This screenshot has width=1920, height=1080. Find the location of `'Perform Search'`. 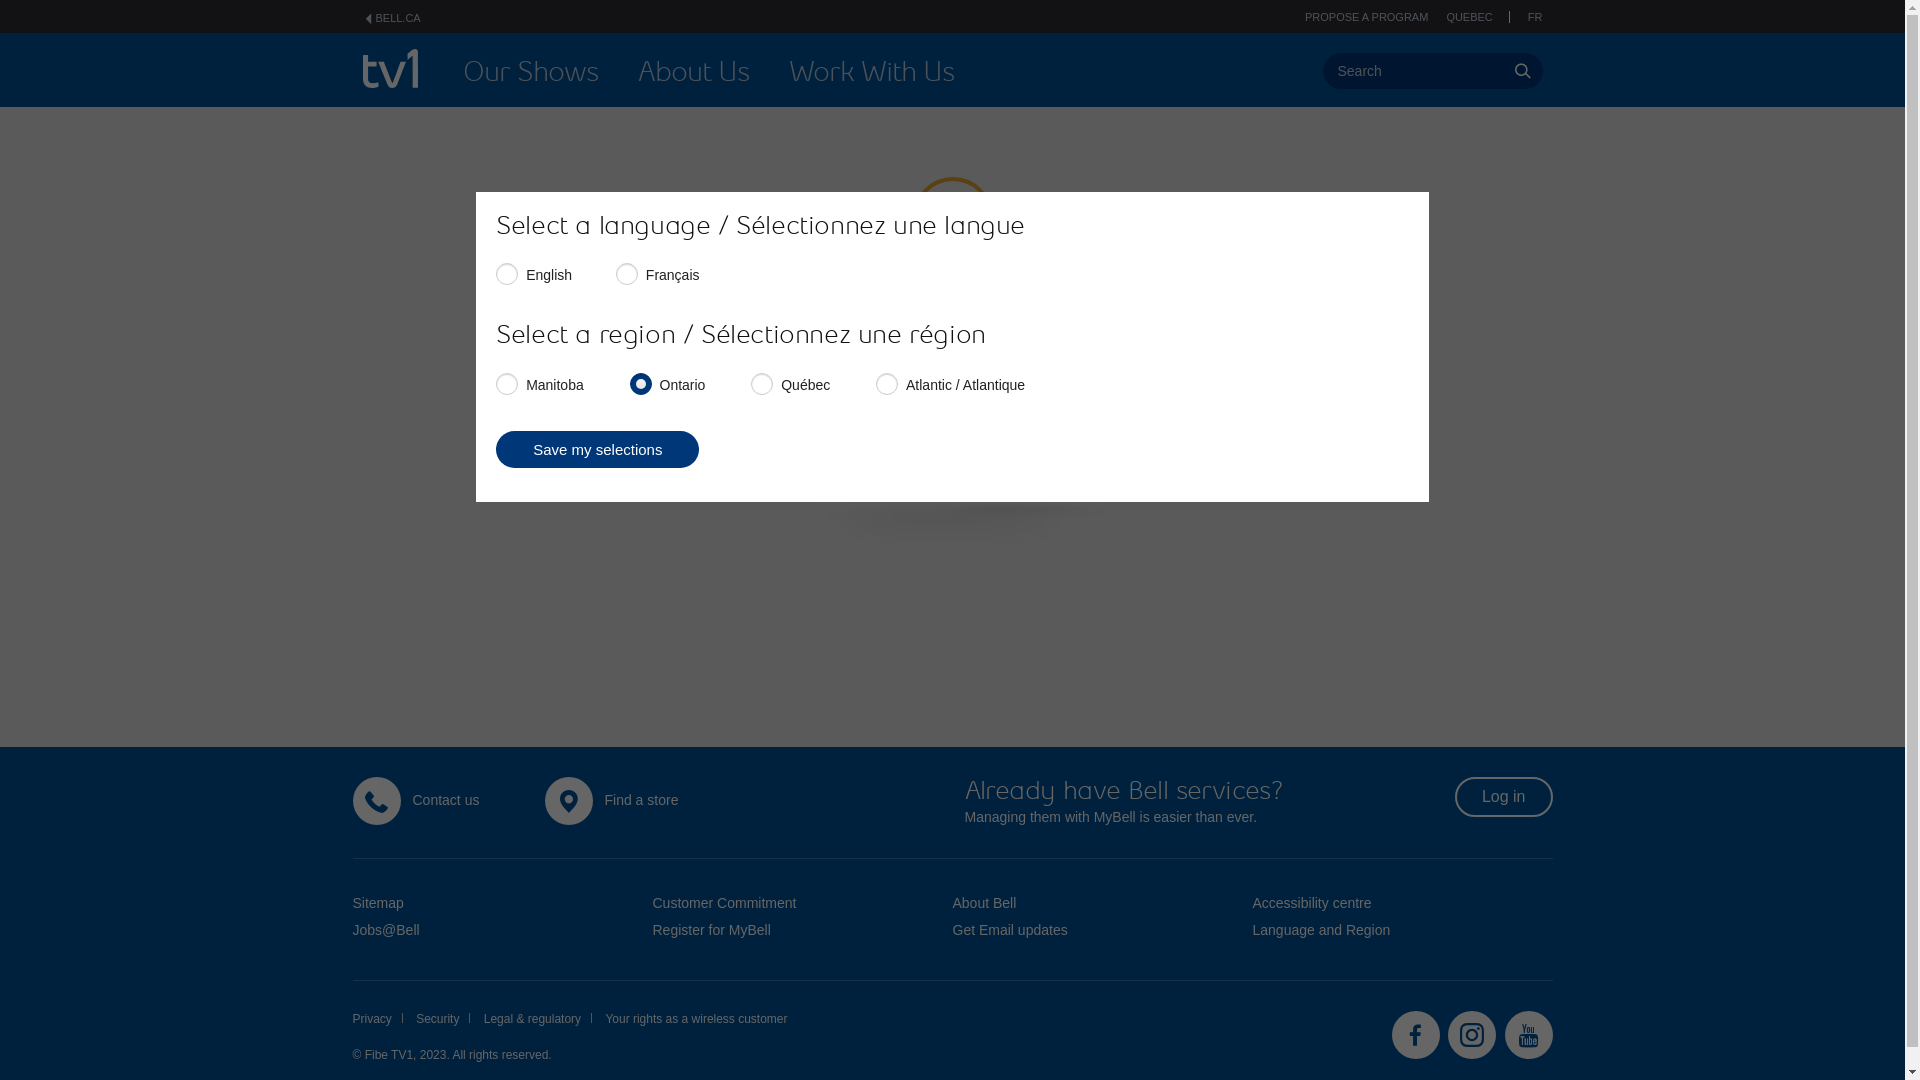

'Perform Search' is located at coordinates (1520, 69).